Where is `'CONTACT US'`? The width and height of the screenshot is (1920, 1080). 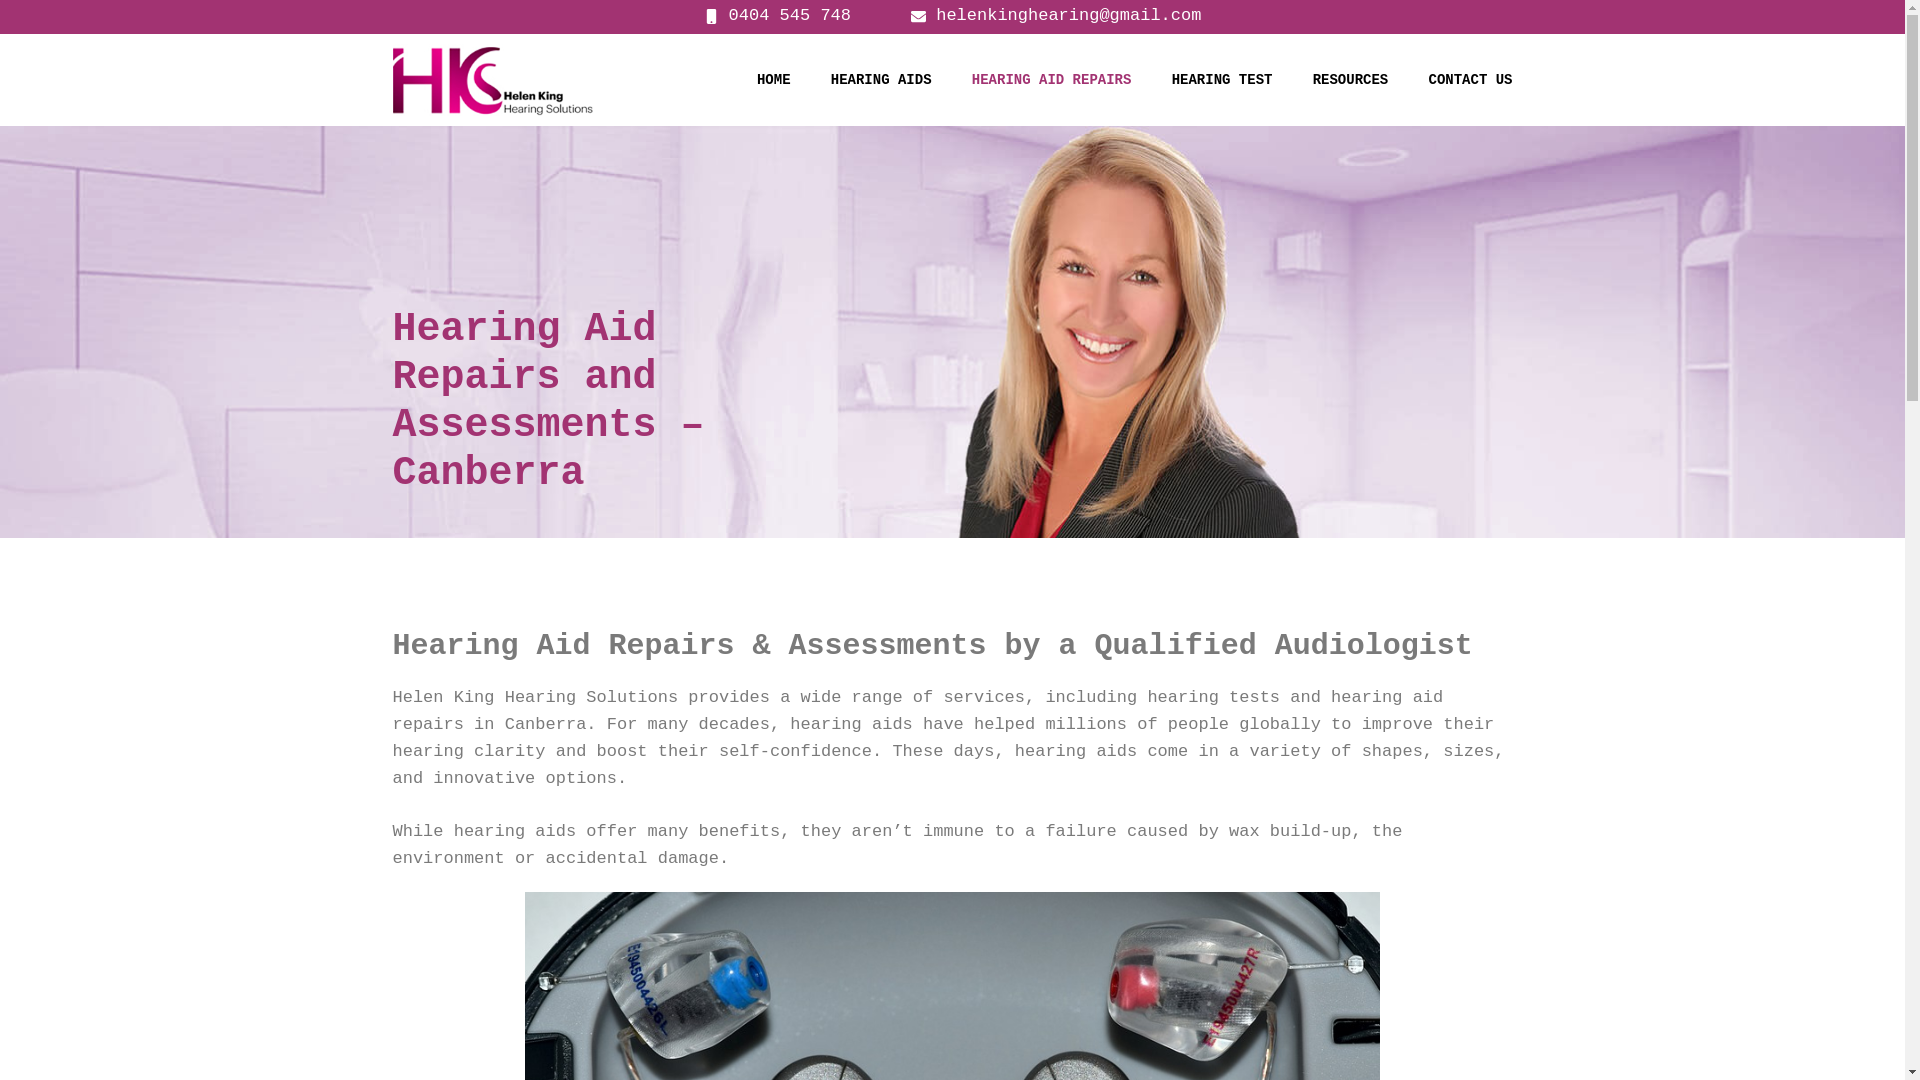
'CONTACT US' is located at coordinates (1469, 79).